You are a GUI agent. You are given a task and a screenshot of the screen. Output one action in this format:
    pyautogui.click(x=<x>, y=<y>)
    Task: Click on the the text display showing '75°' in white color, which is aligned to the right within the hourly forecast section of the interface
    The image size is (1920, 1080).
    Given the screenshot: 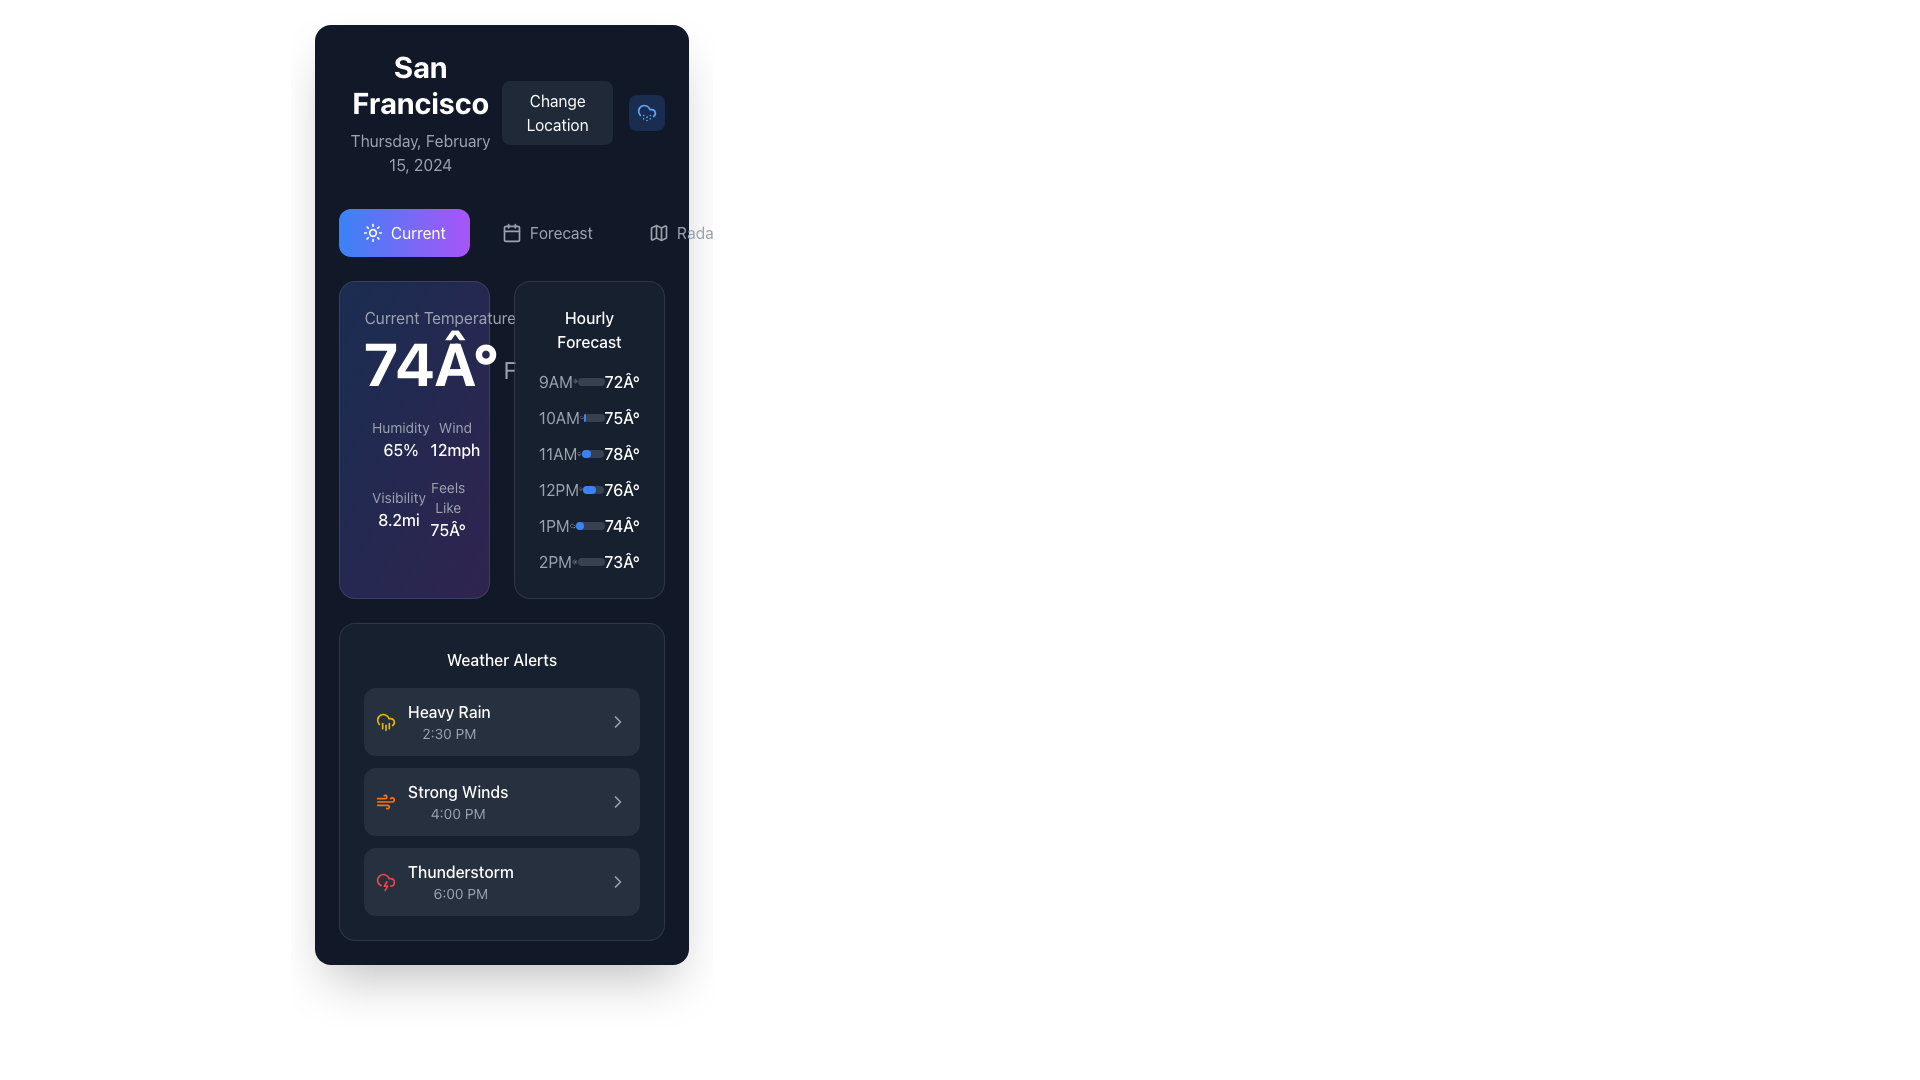 What is the action you would take?
    pyautogui.click(x=621, y=416)
    